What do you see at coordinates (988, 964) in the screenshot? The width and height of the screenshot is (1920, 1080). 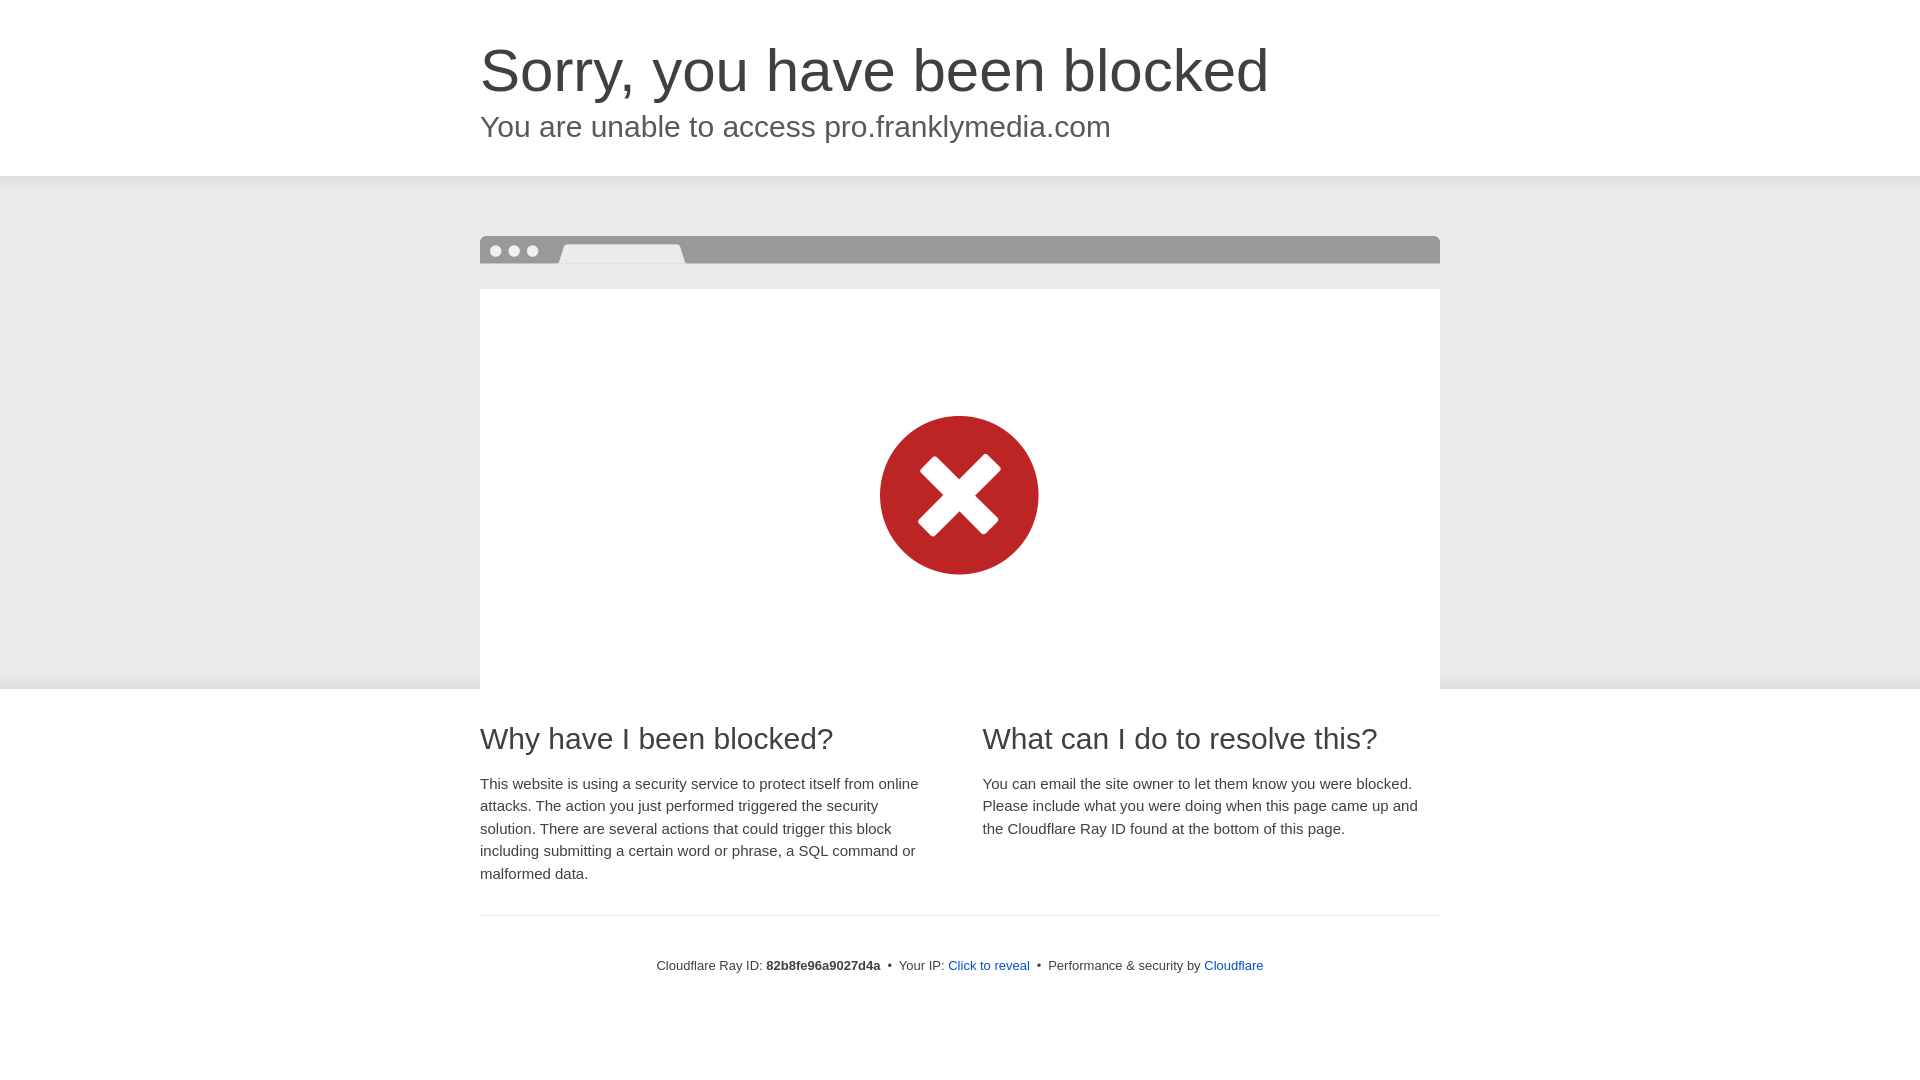 I see `'Click to reveal'` at bounding box center [988, 964].